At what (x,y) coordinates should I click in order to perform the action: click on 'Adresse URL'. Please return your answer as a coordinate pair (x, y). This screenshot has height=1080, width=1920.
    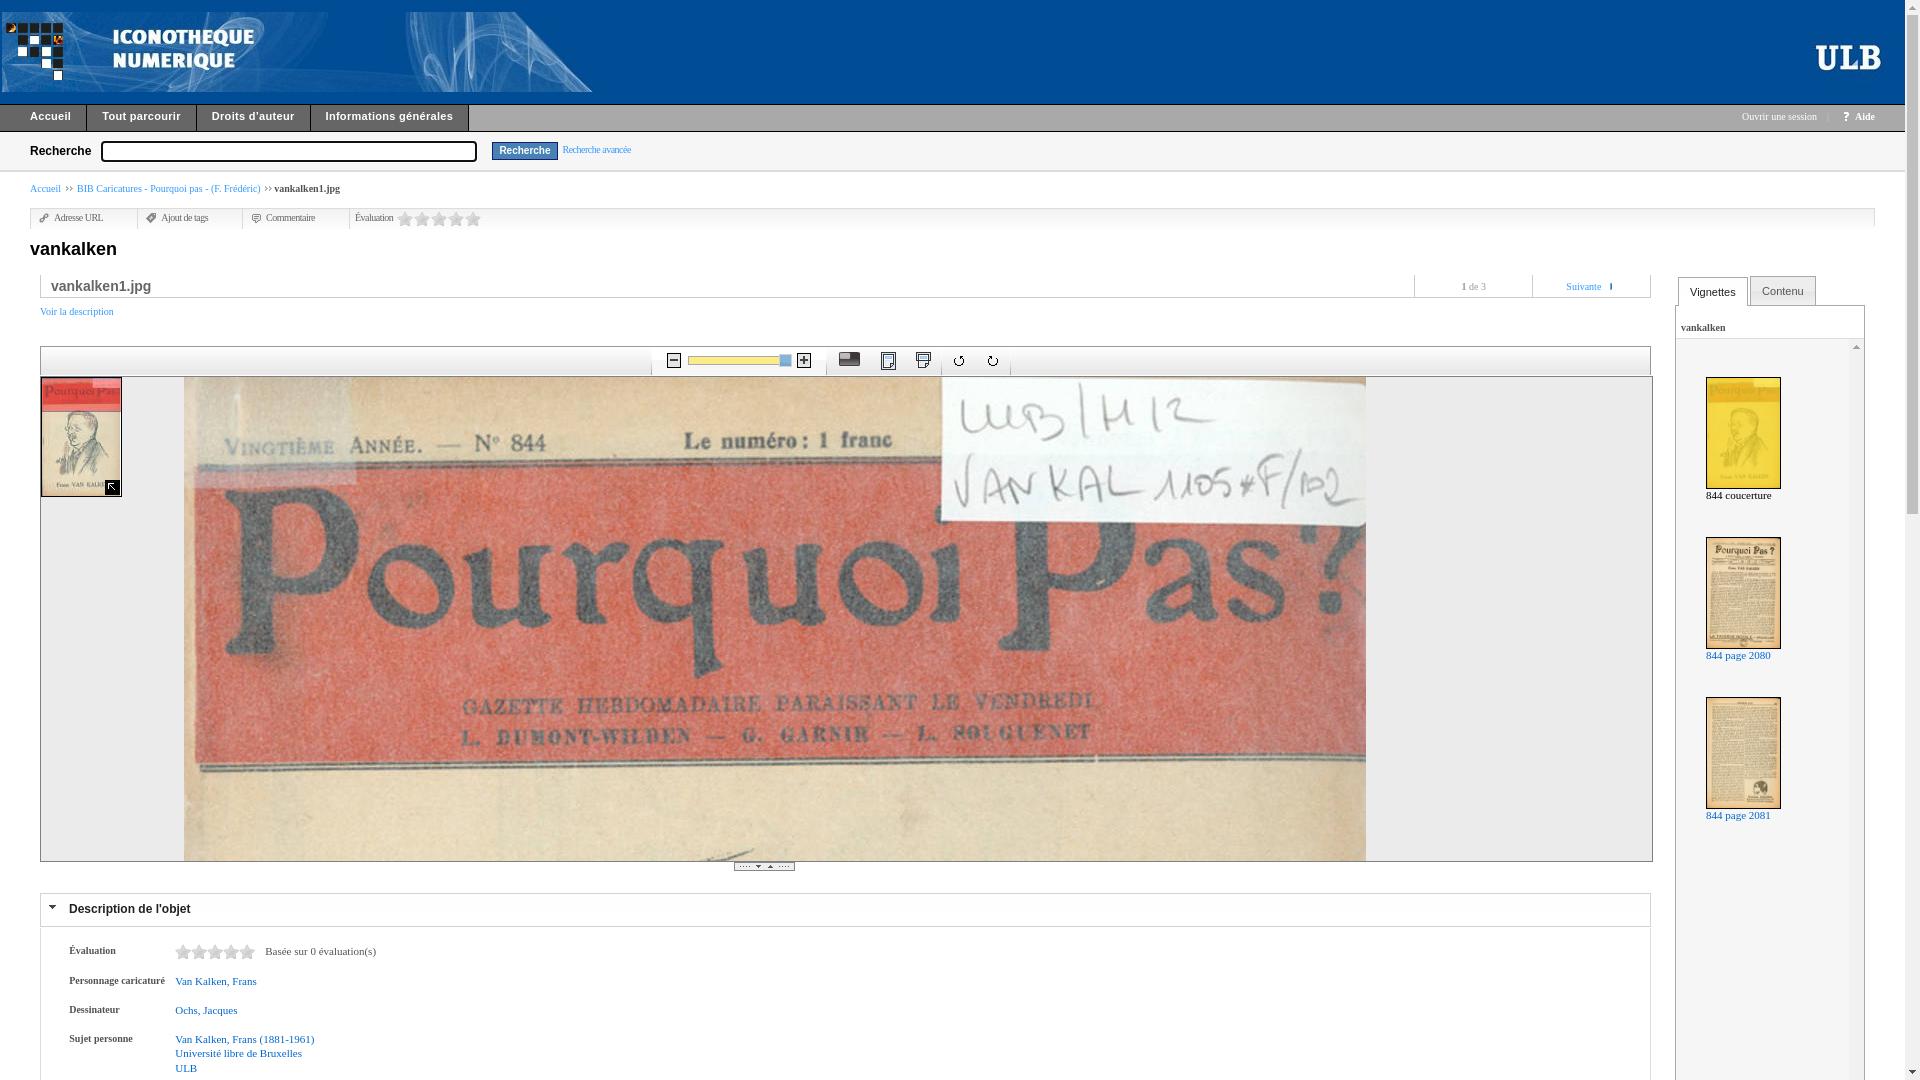
    Looking at the image, I should click on (71, 217).